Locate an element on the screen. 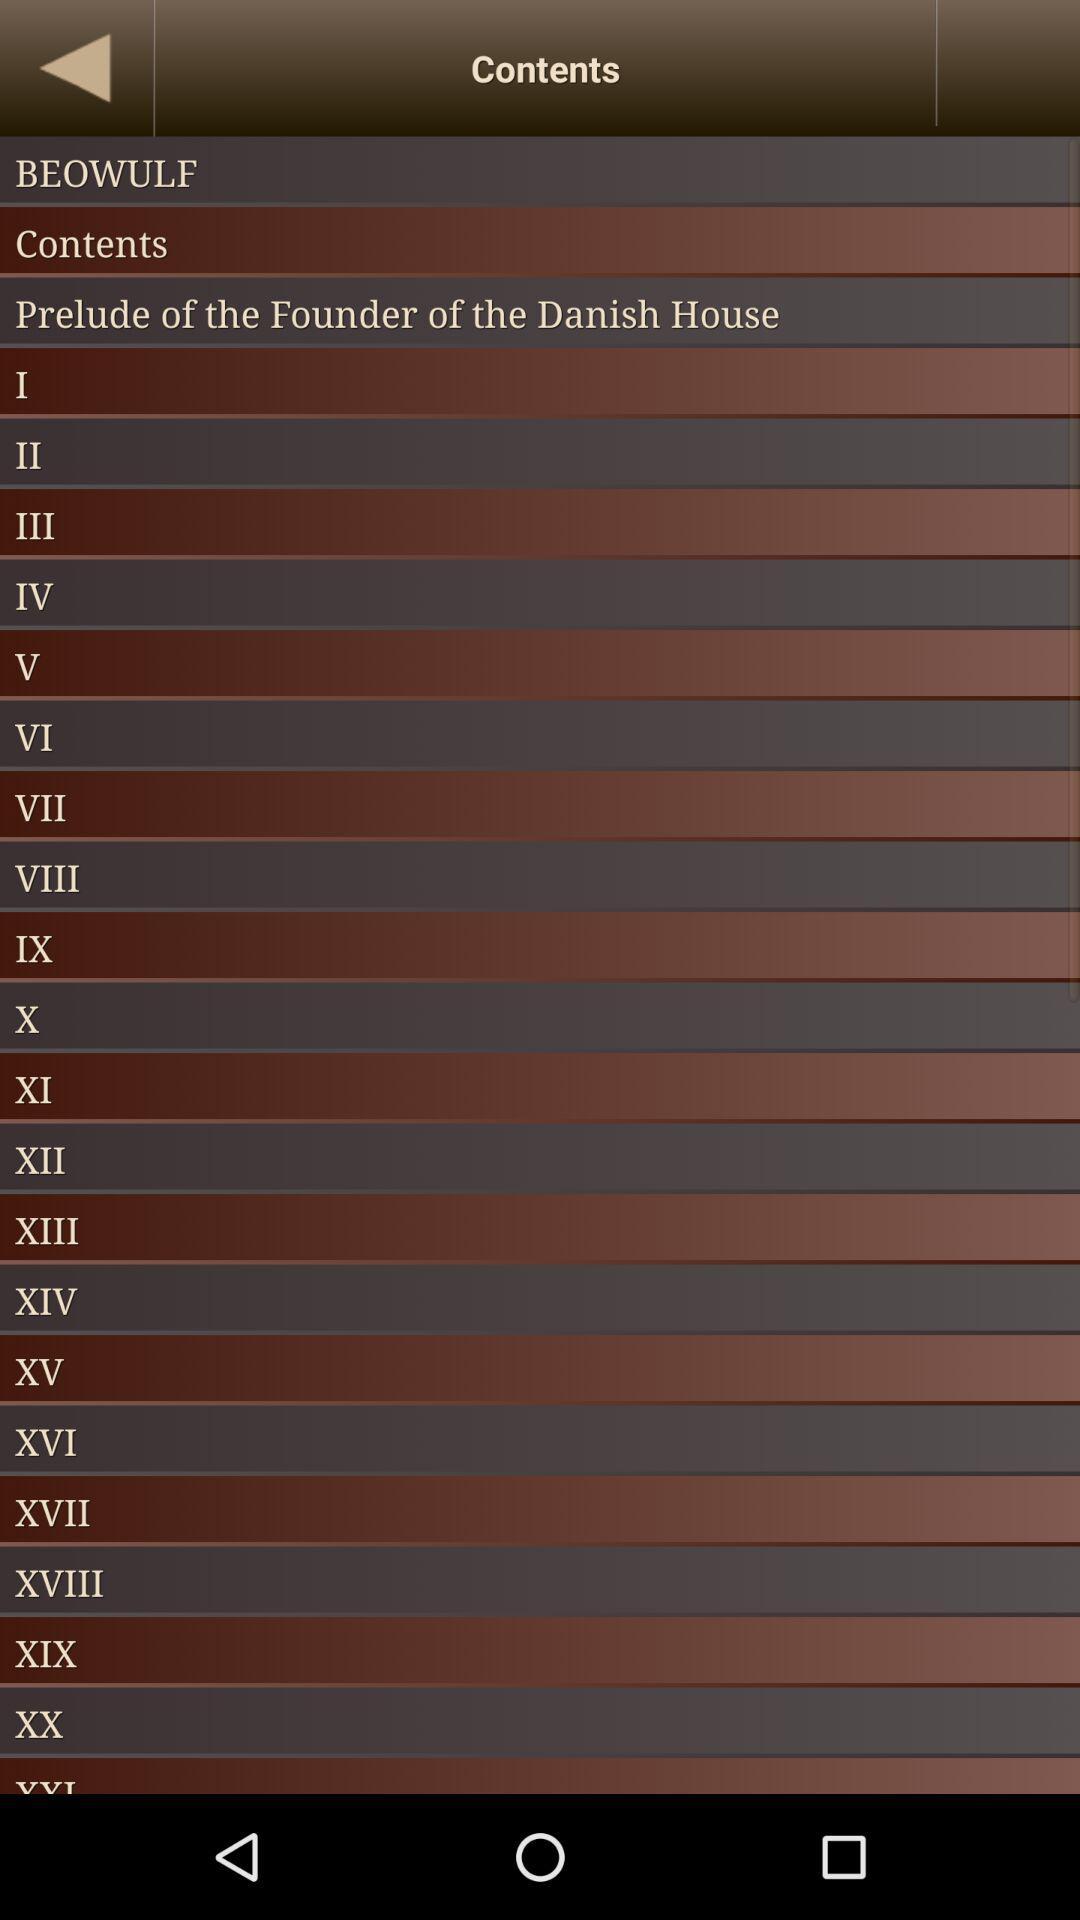 The width and height of the screenshot is (1080, 1920). the app above xvi is located at coordinates (540, 1369).